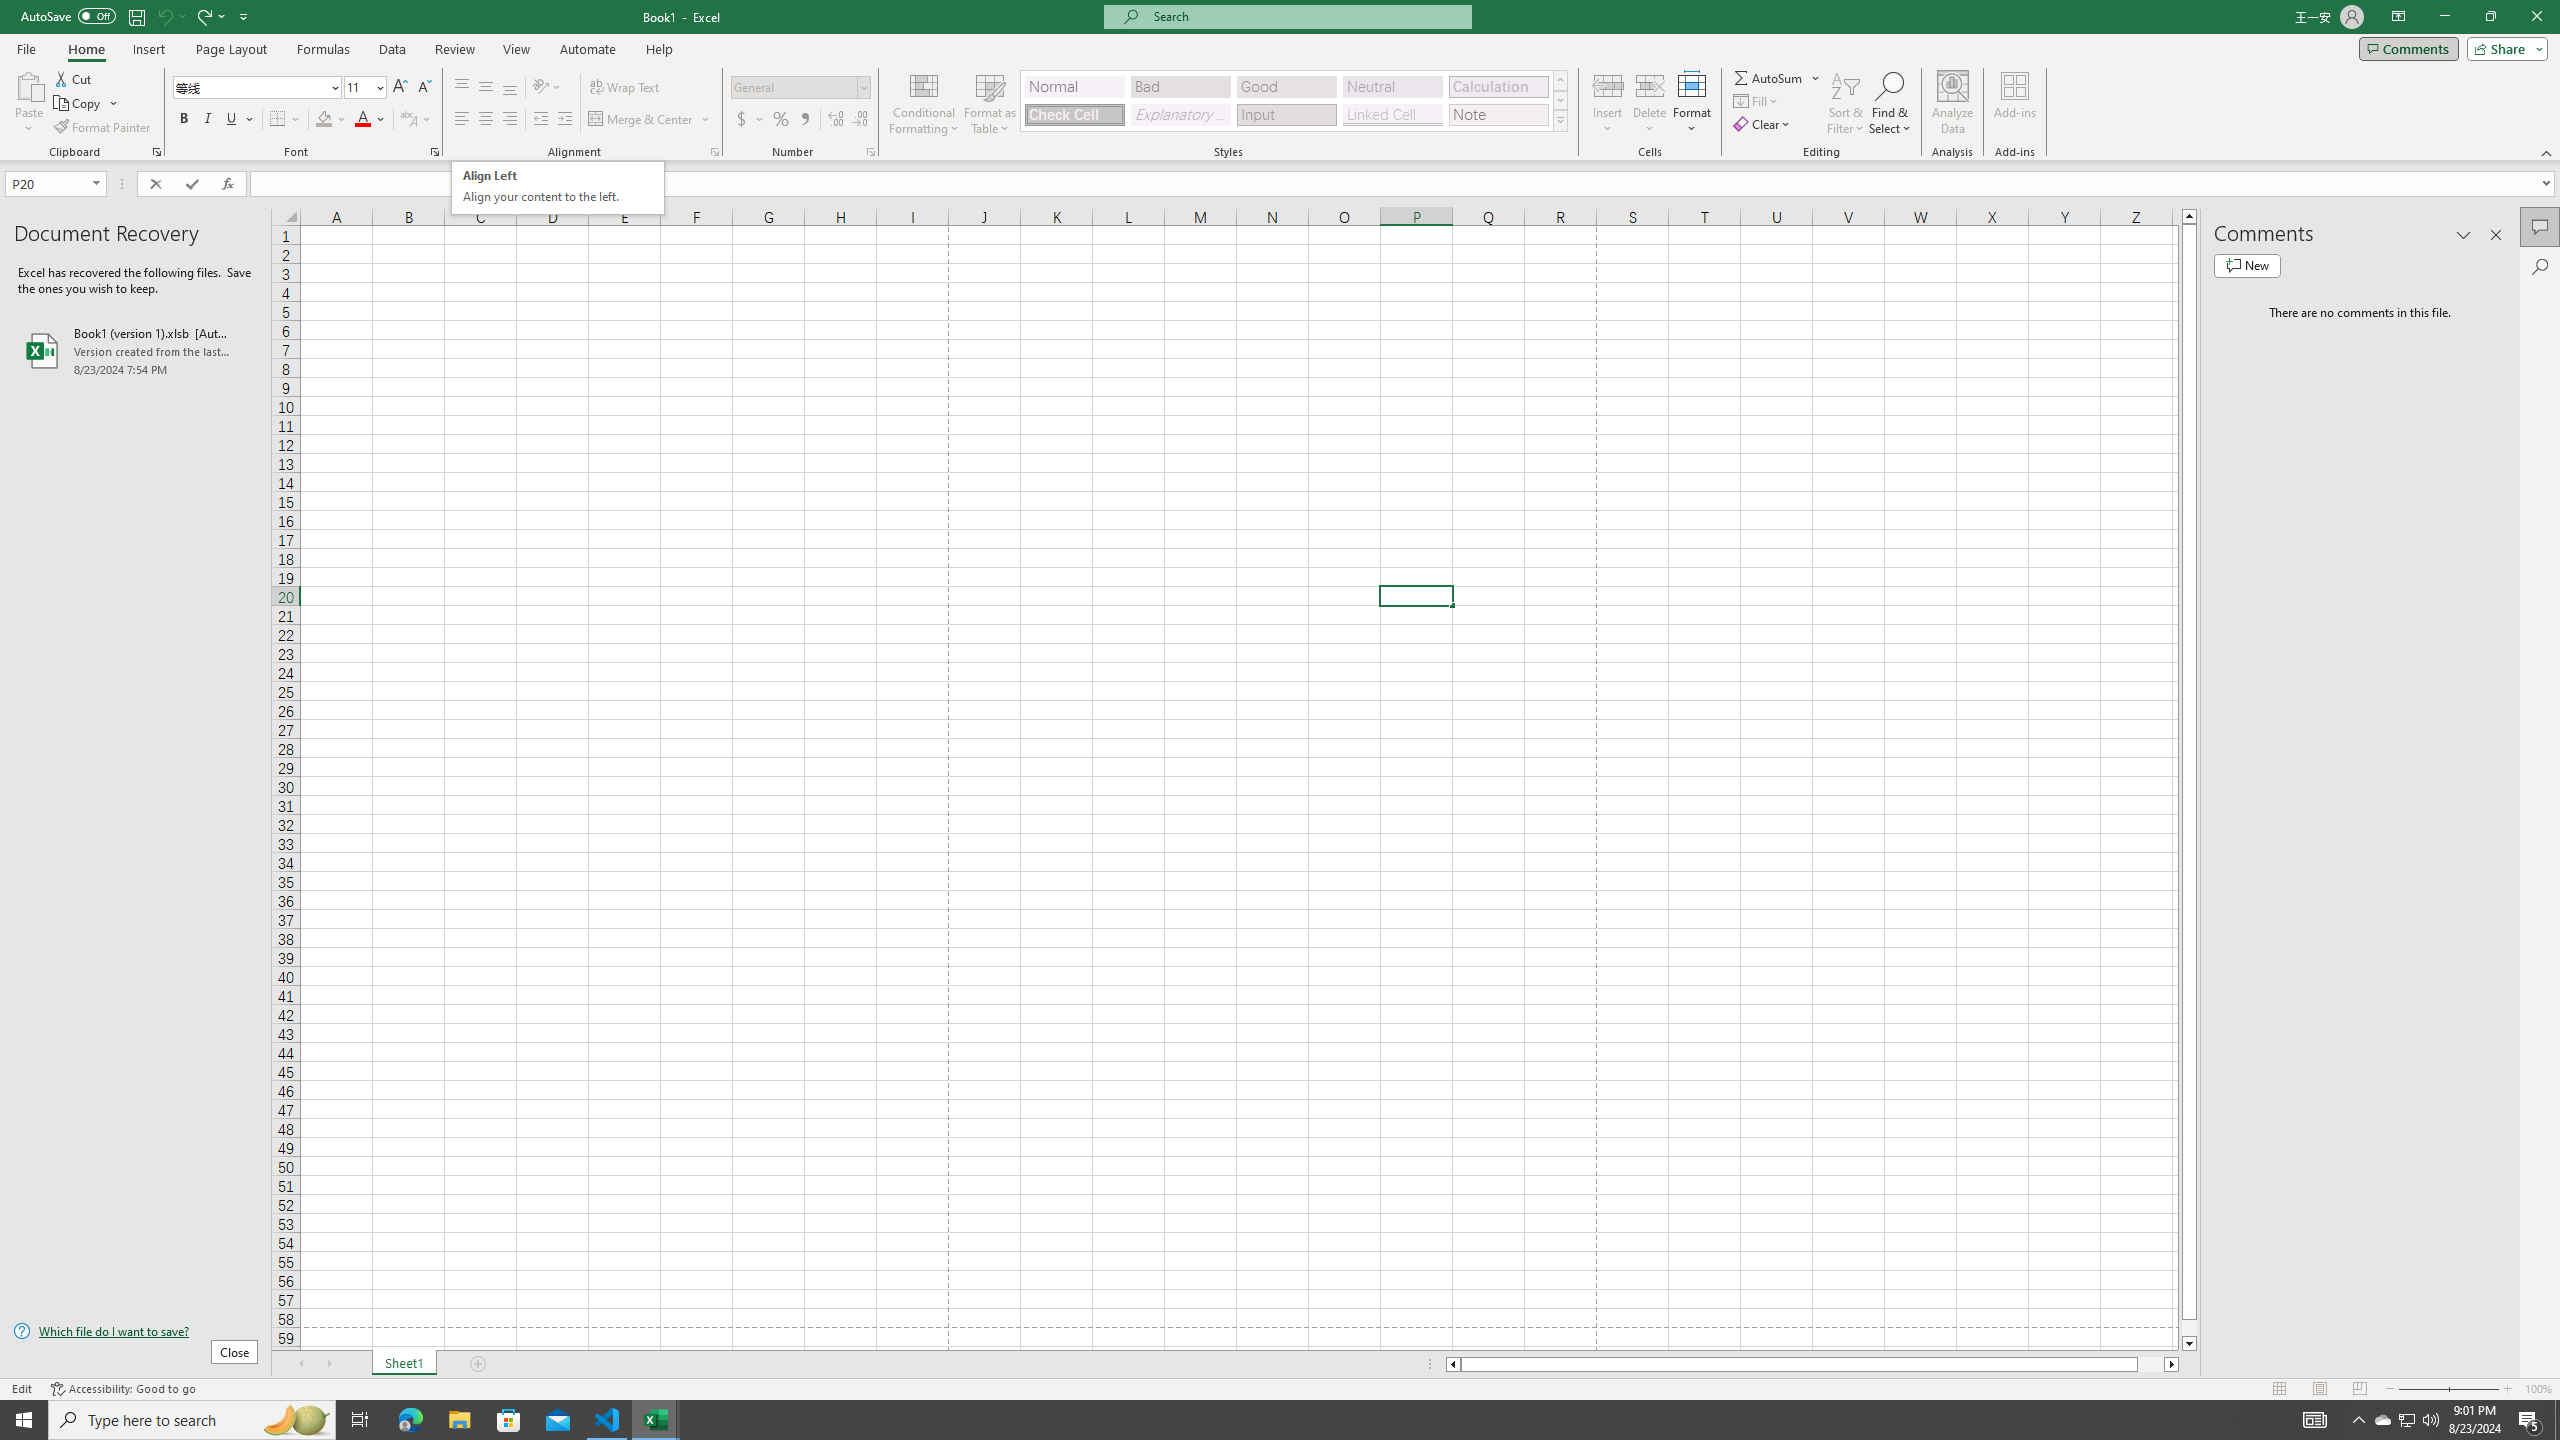 The width and height of the screenshot is (2560, 1440). I want to click on 'AutoSave', so click(69, 15).